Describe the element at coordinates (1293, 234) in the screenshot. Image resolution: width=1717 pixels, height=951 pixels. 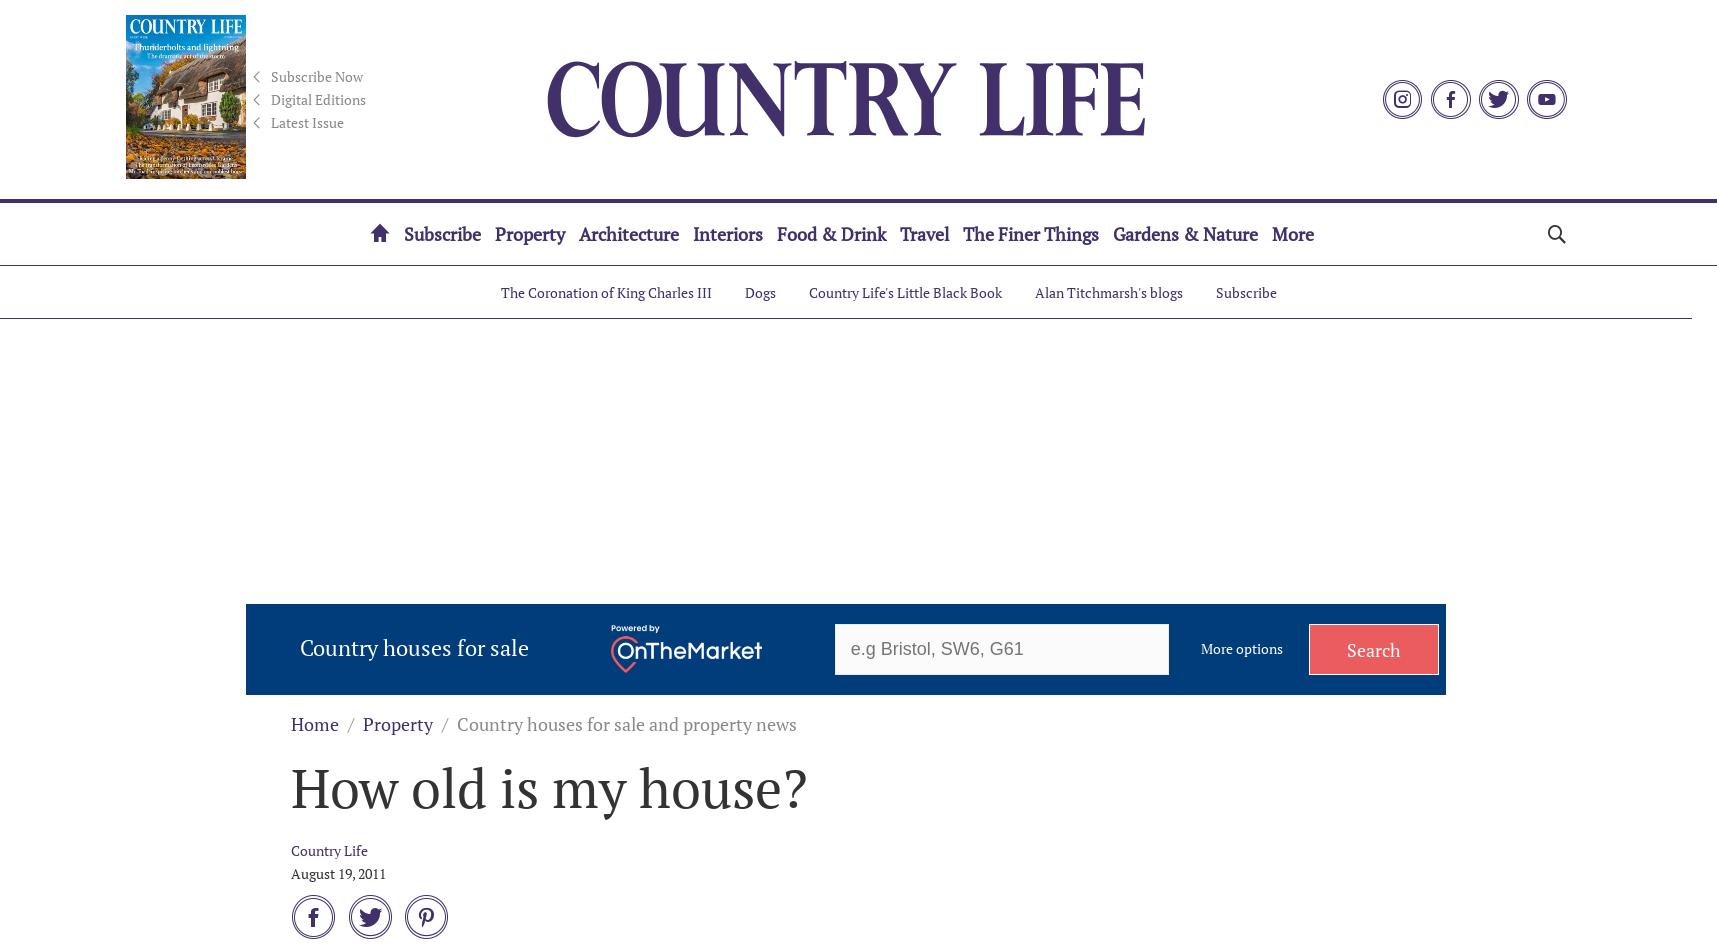
I see `'More'` at that location.